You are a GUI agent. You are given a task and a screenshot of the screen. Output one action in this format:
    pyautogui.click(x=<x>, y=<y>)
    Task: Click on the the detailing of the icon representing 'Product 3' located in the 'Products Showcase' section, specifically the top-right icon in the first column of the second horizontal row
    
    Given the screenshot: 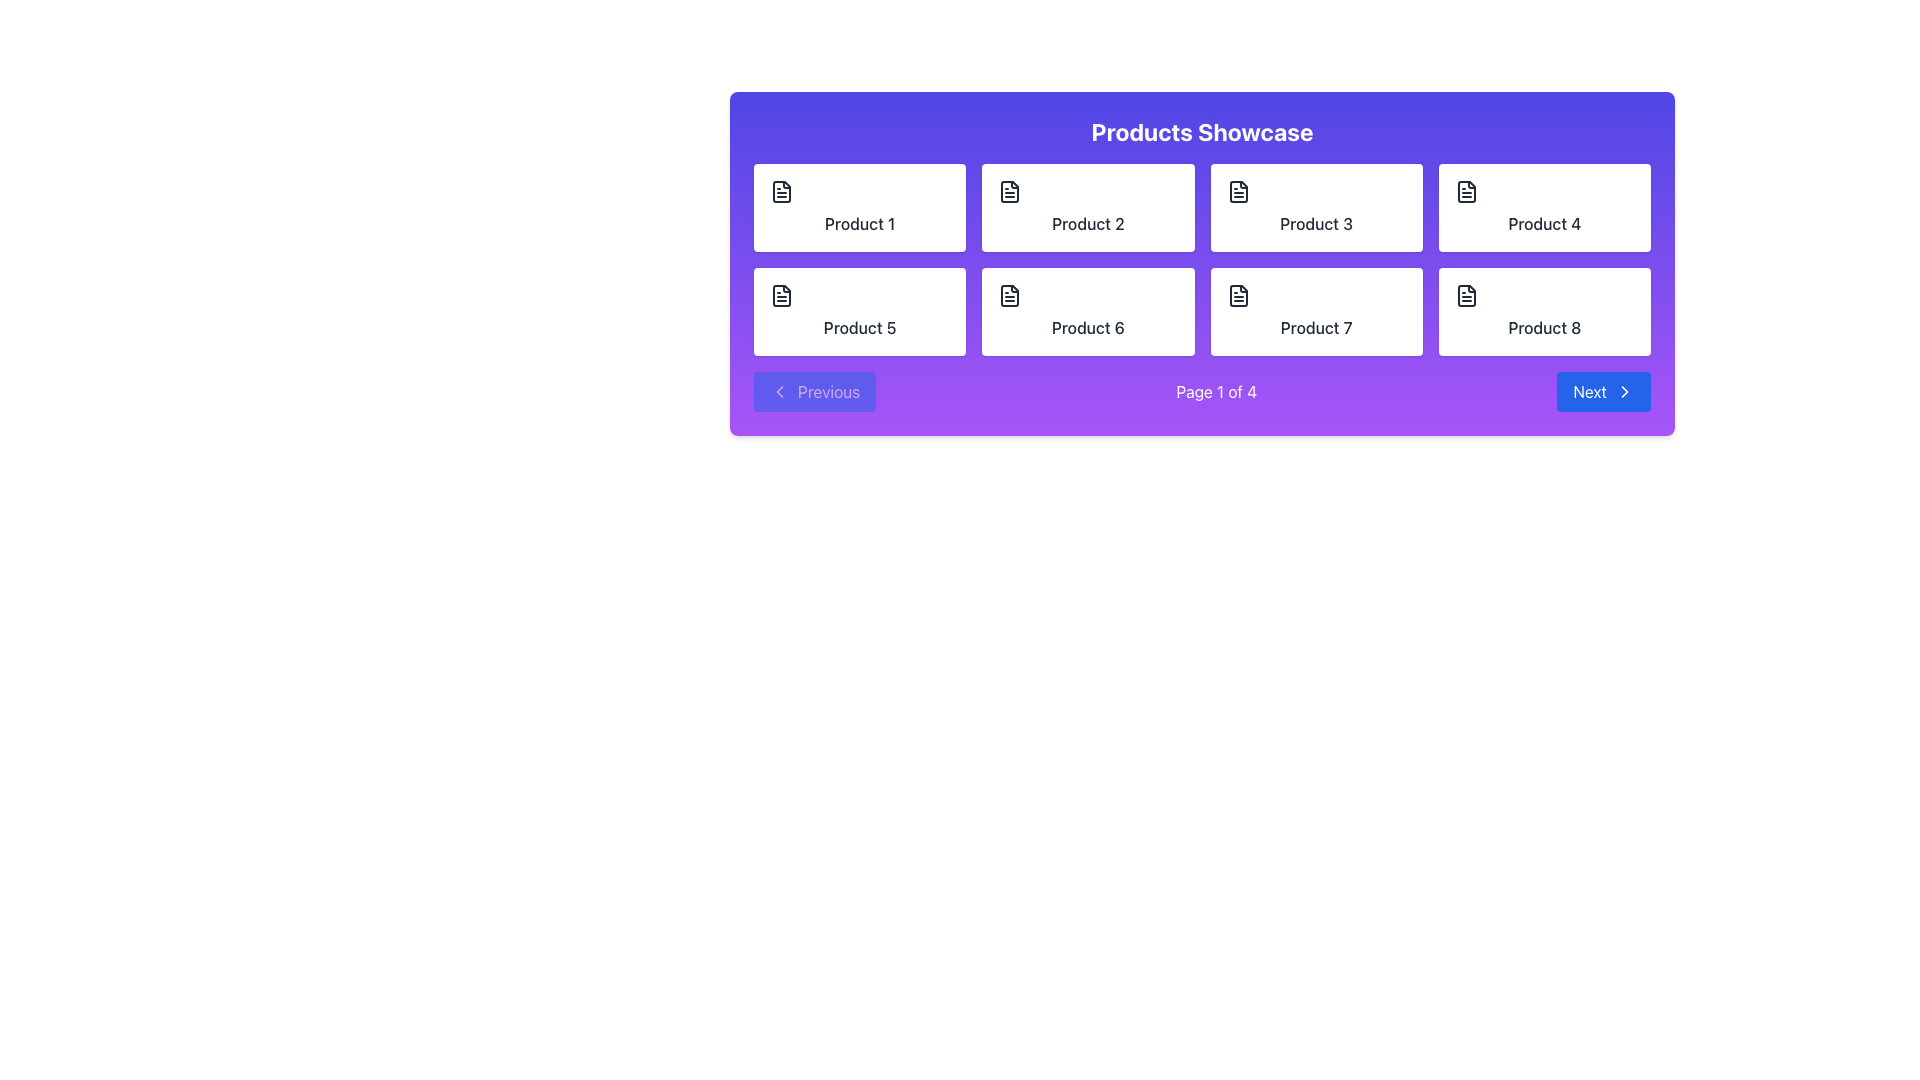 What is the action you would take?
    pyautogui.click(x=1237, y=192)
    